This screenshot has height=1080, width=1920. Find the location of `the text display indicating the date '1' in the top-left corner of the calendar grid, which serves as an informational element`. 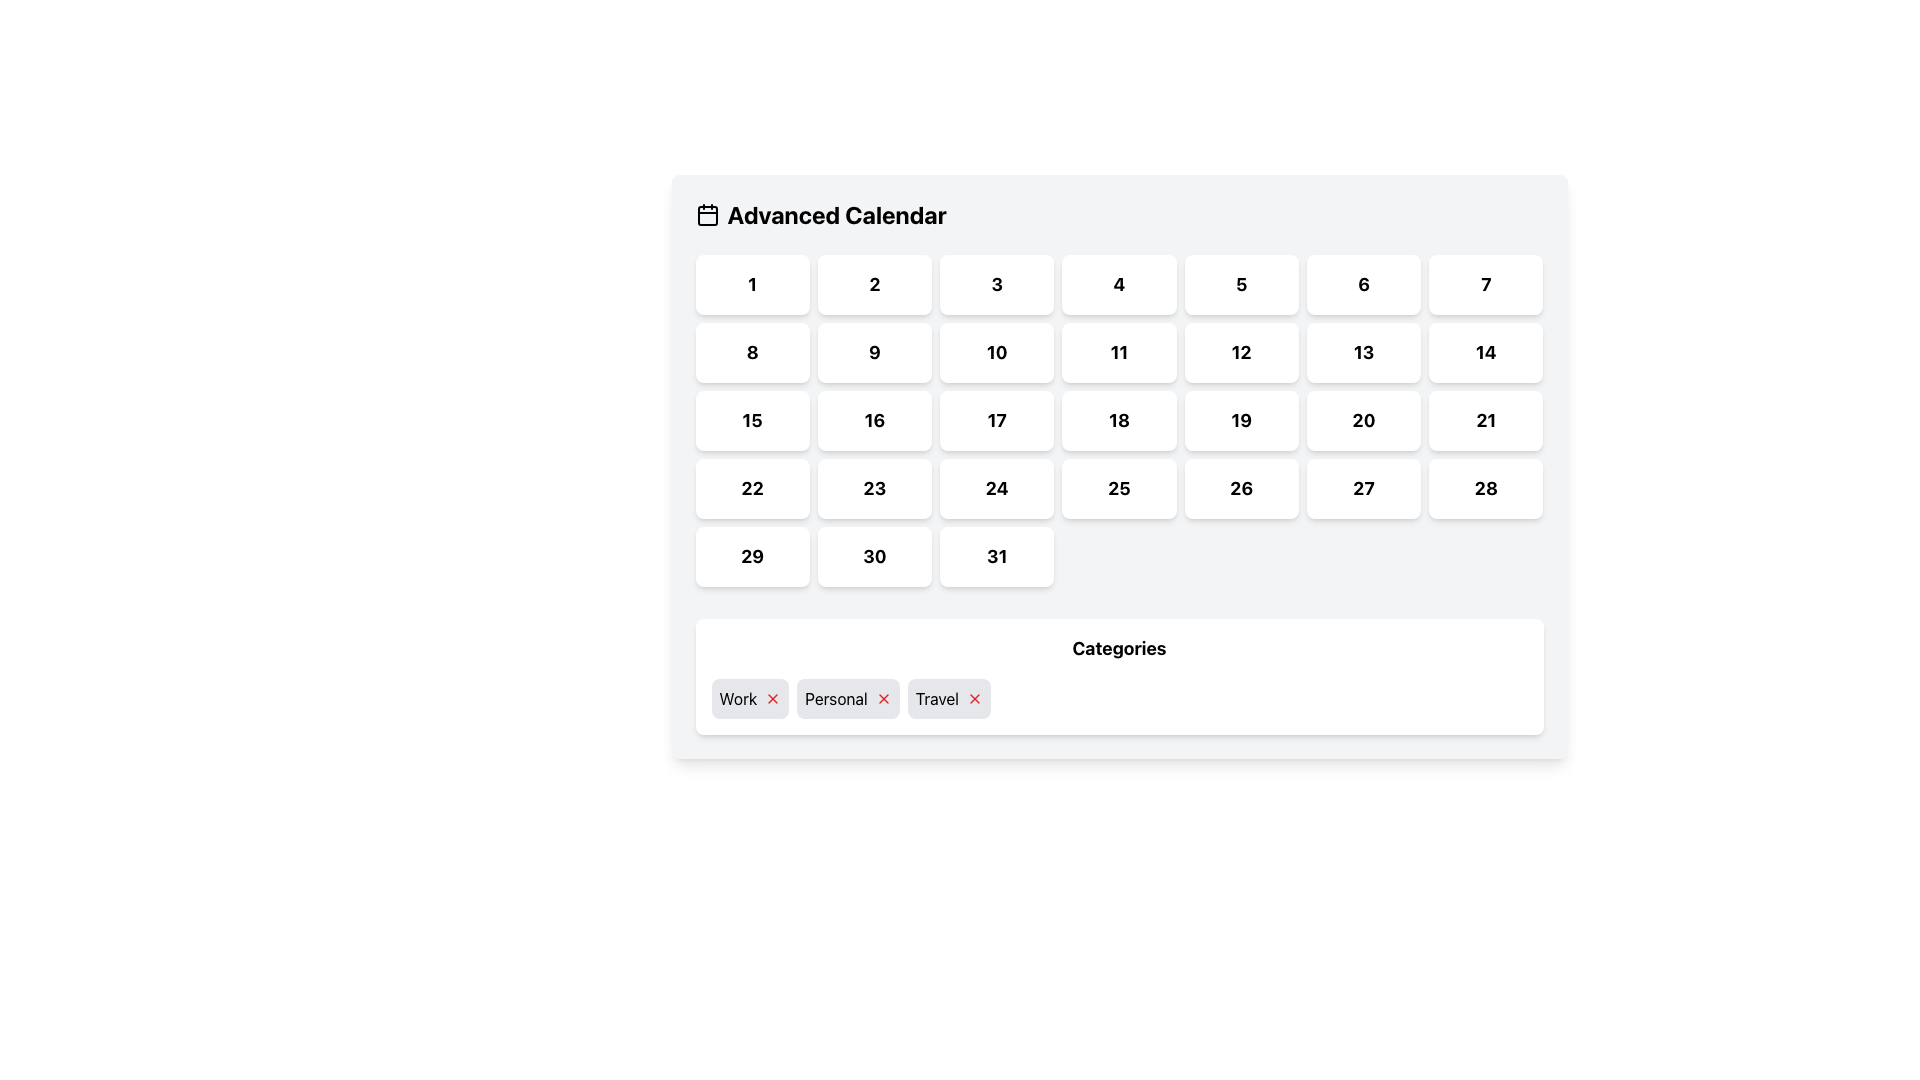

the text display indicating the date '1' in the top-left corner of the calendar grid, which serves as an informational element is located at coordinates (751, 284).